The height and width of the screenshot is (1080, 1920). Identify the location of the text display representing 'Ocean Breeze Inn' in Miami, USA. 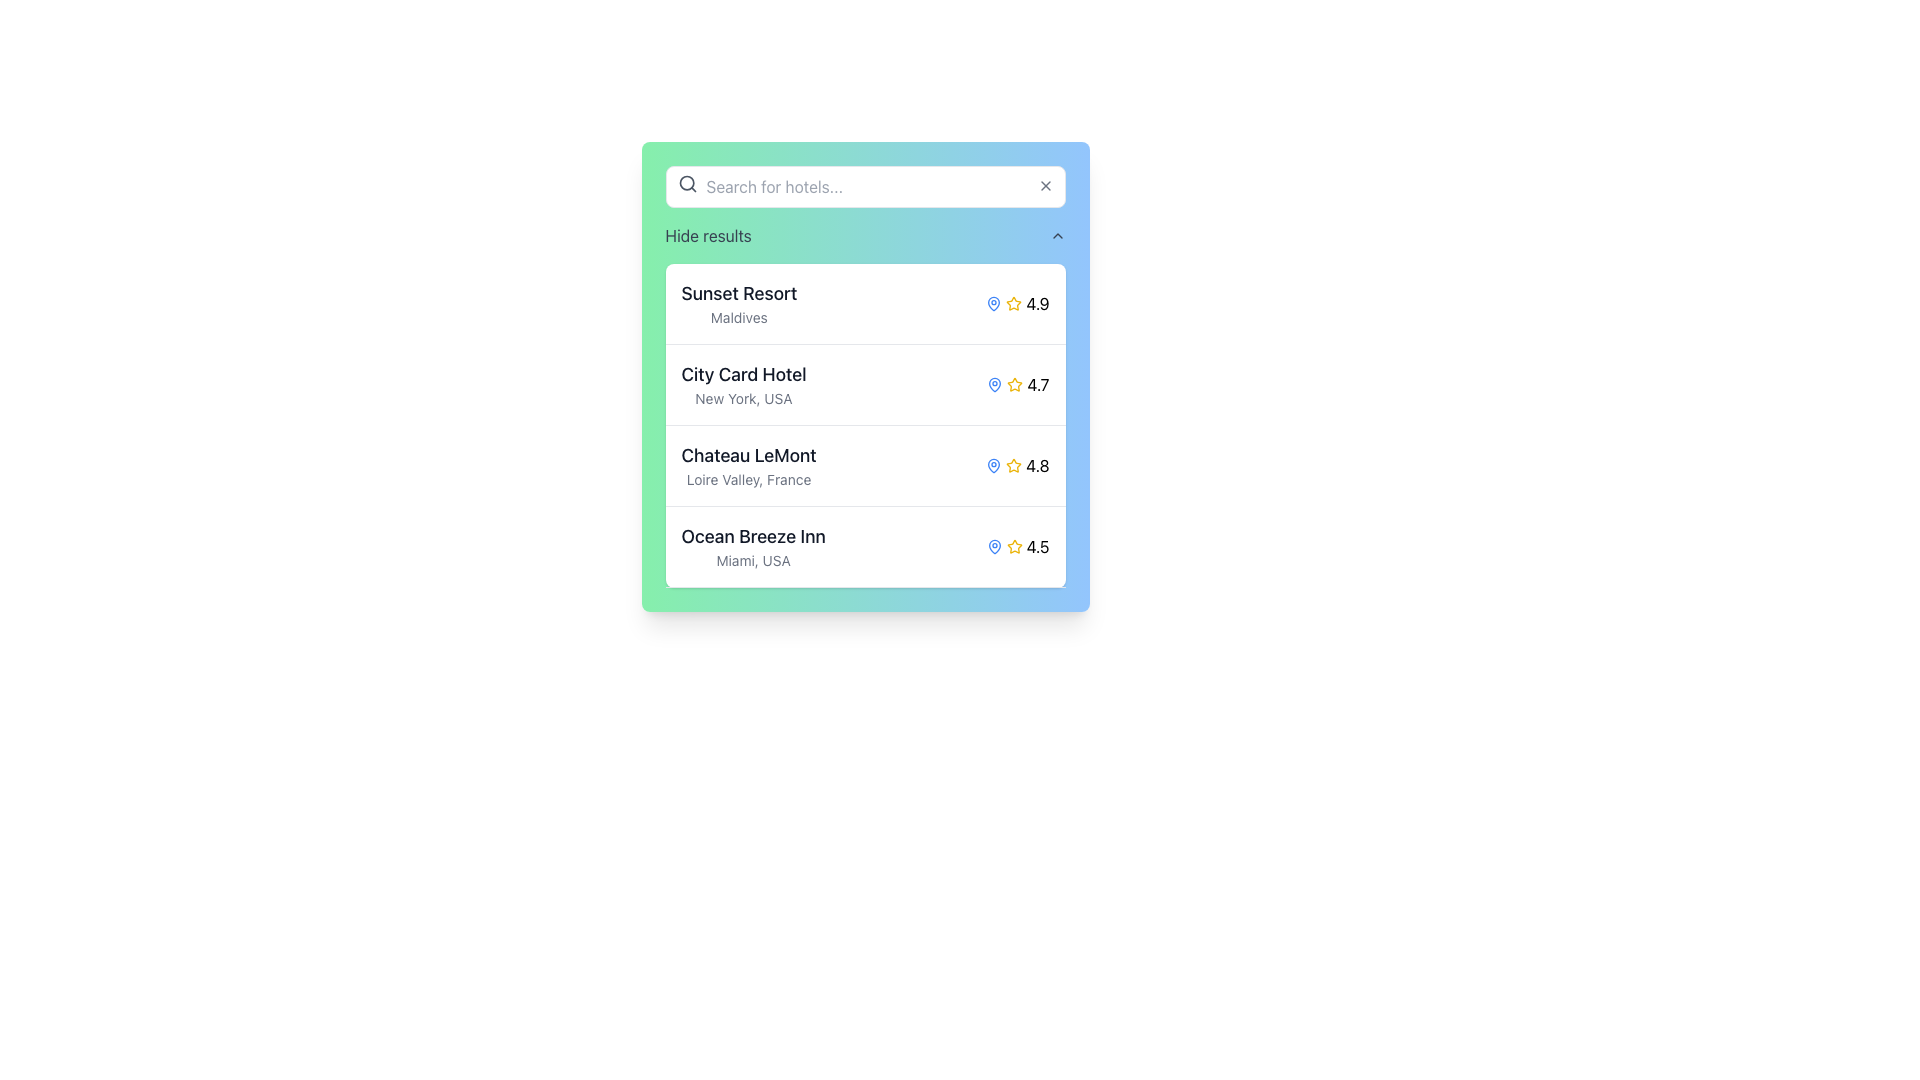
(752, 547).